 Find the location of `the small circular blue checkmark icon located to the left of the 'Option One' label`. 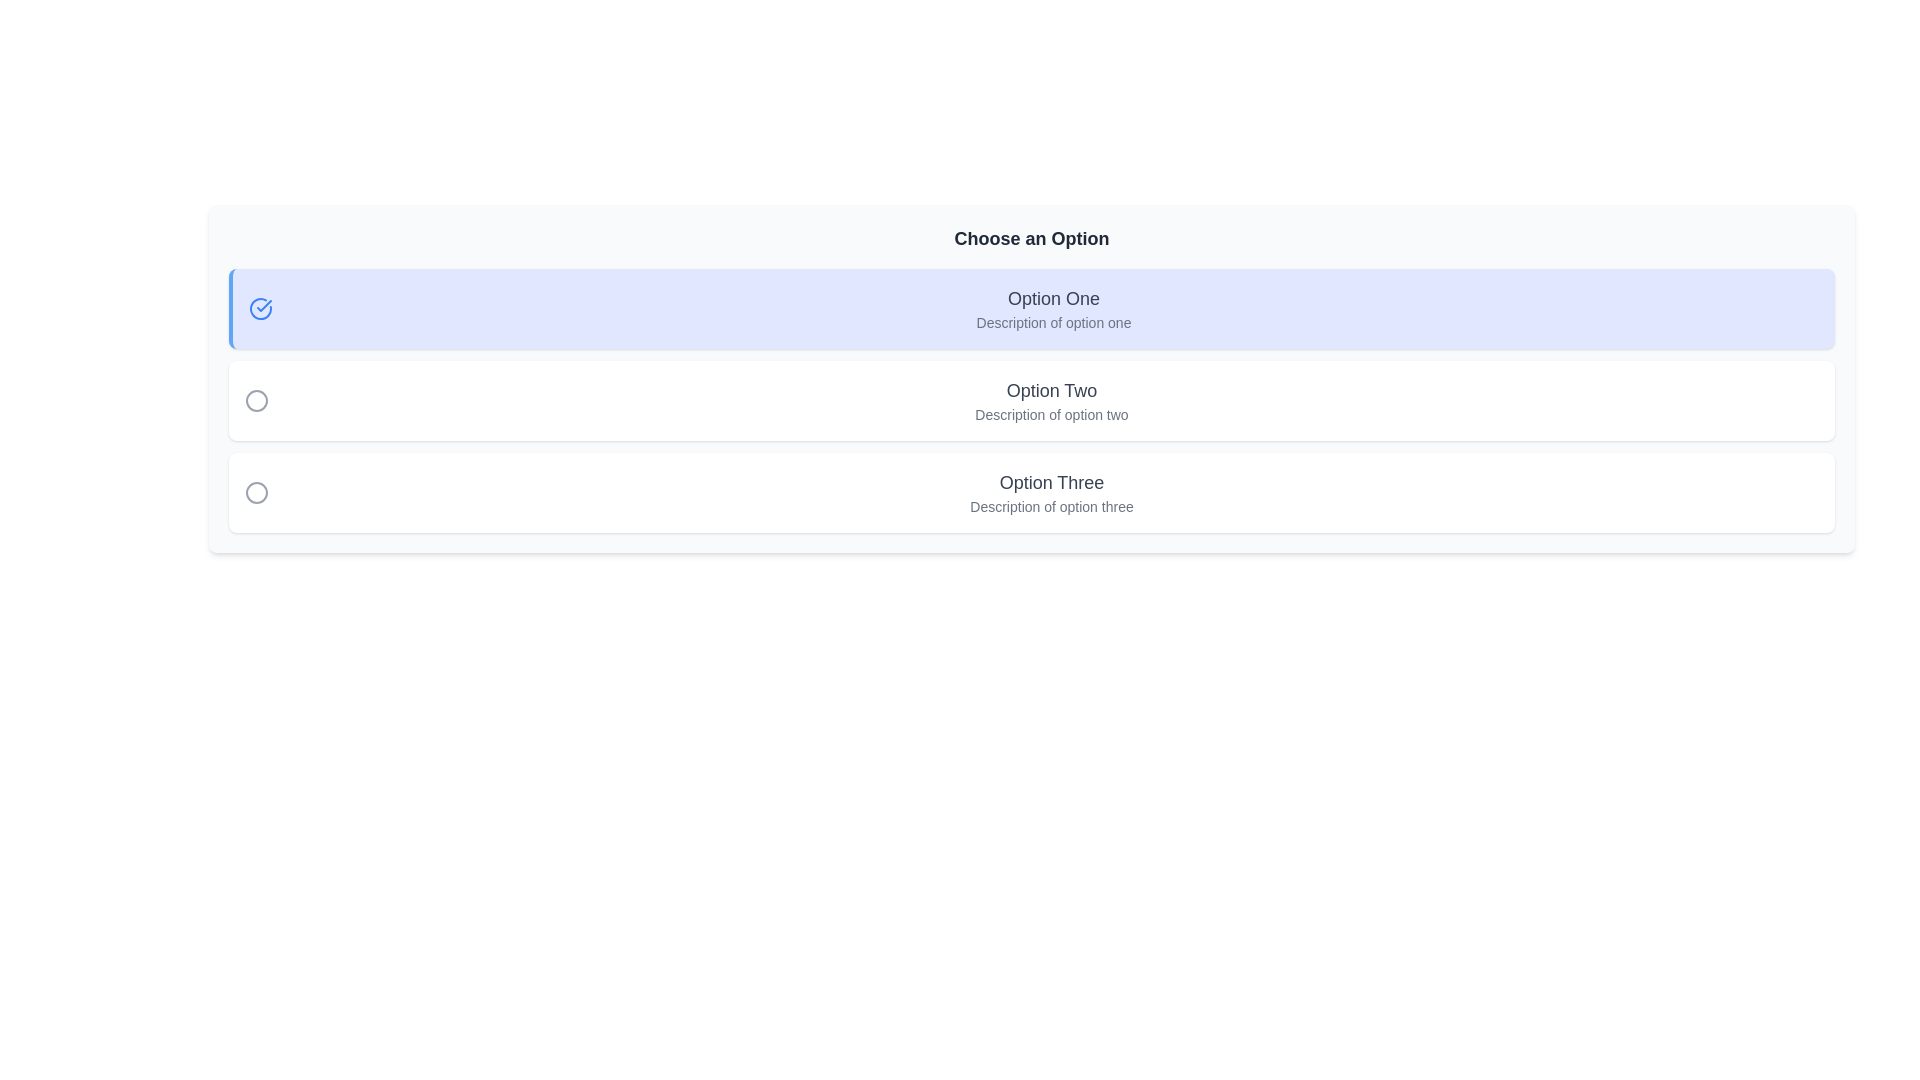

the small circular blue checkmark icon located to the left of the 'Option One' label is located at coordinates (259, 308).